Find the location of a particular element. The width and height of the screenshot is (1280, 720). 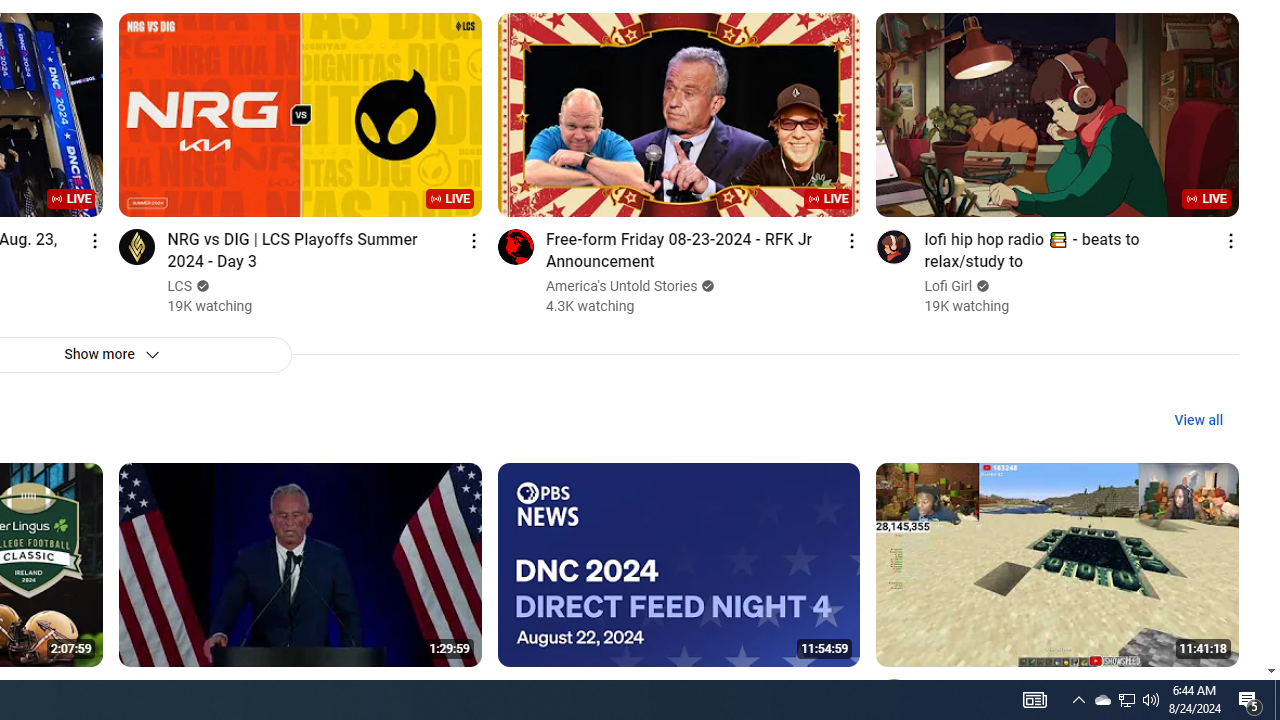

'View all' is located at coordinates (1198, 419).